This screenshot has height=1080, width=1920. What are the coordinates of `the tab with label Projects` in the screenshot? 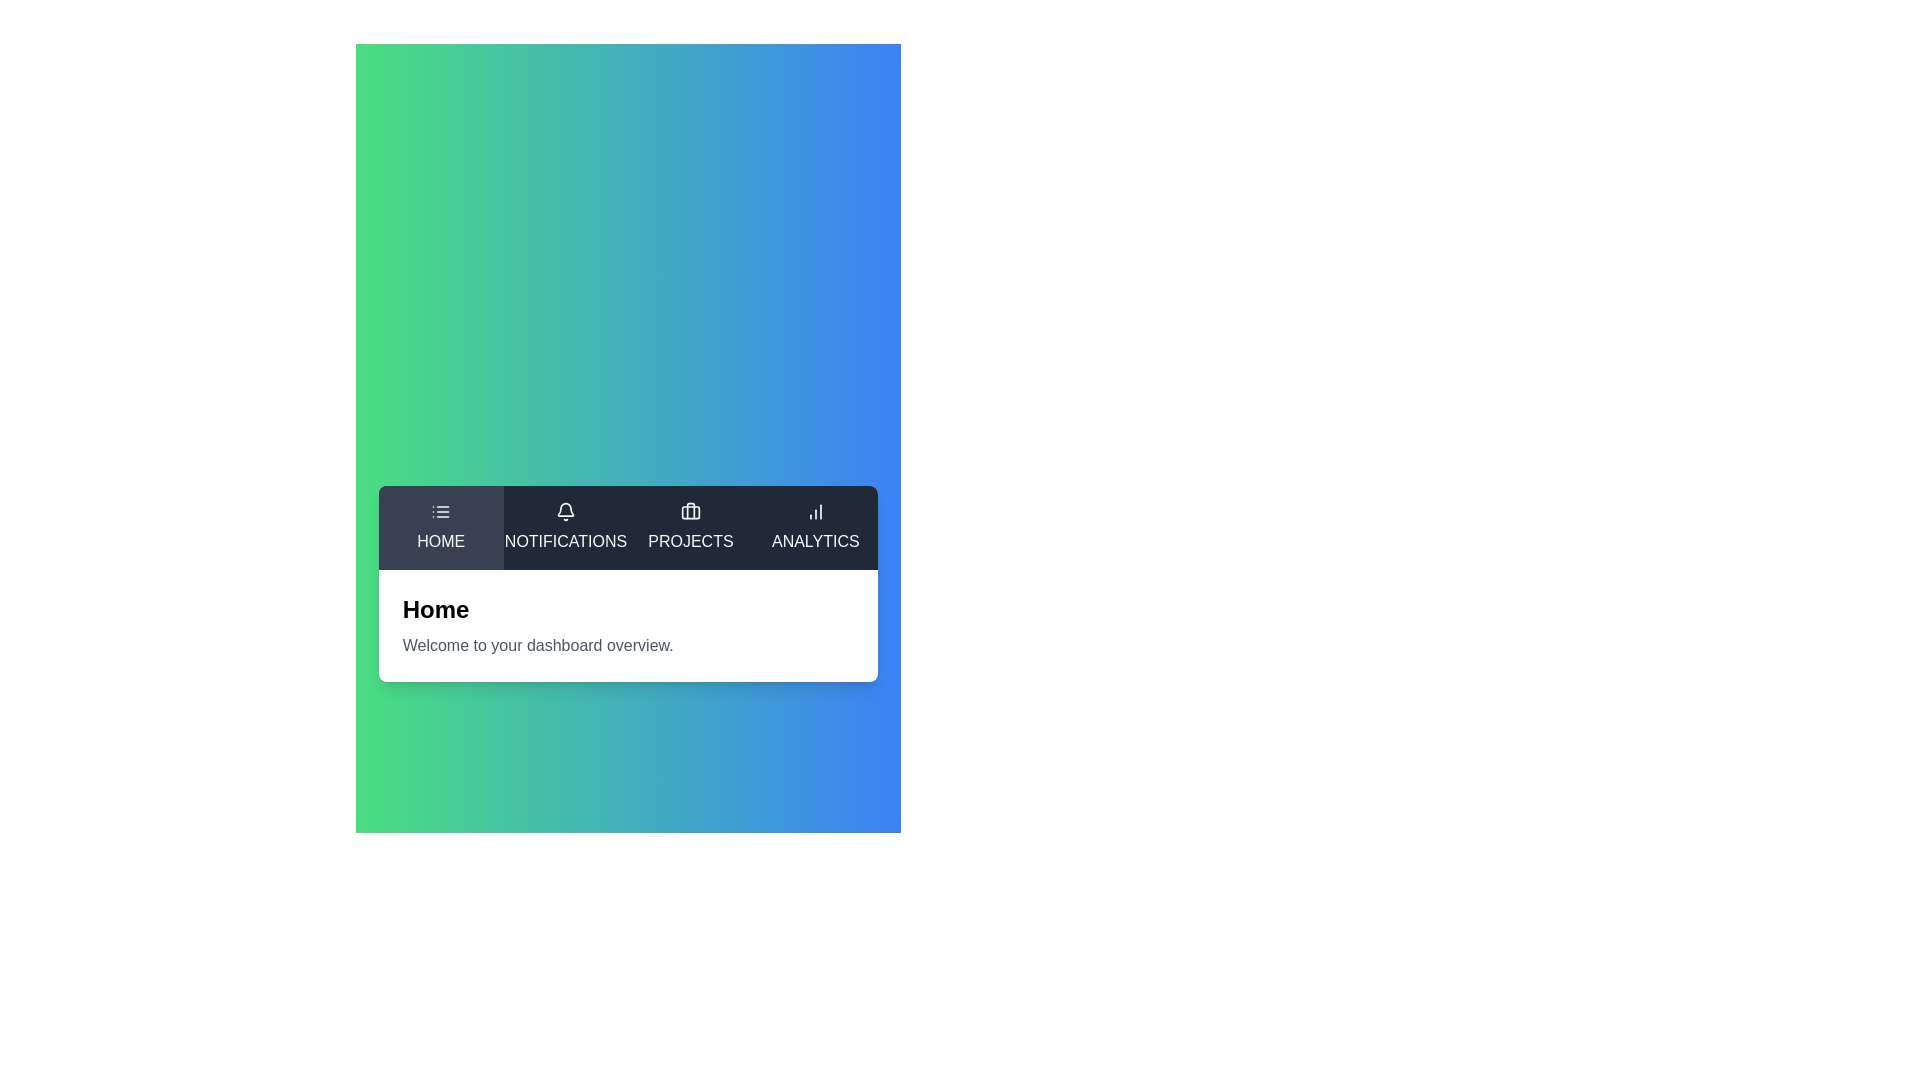 It's located at (691, 527).